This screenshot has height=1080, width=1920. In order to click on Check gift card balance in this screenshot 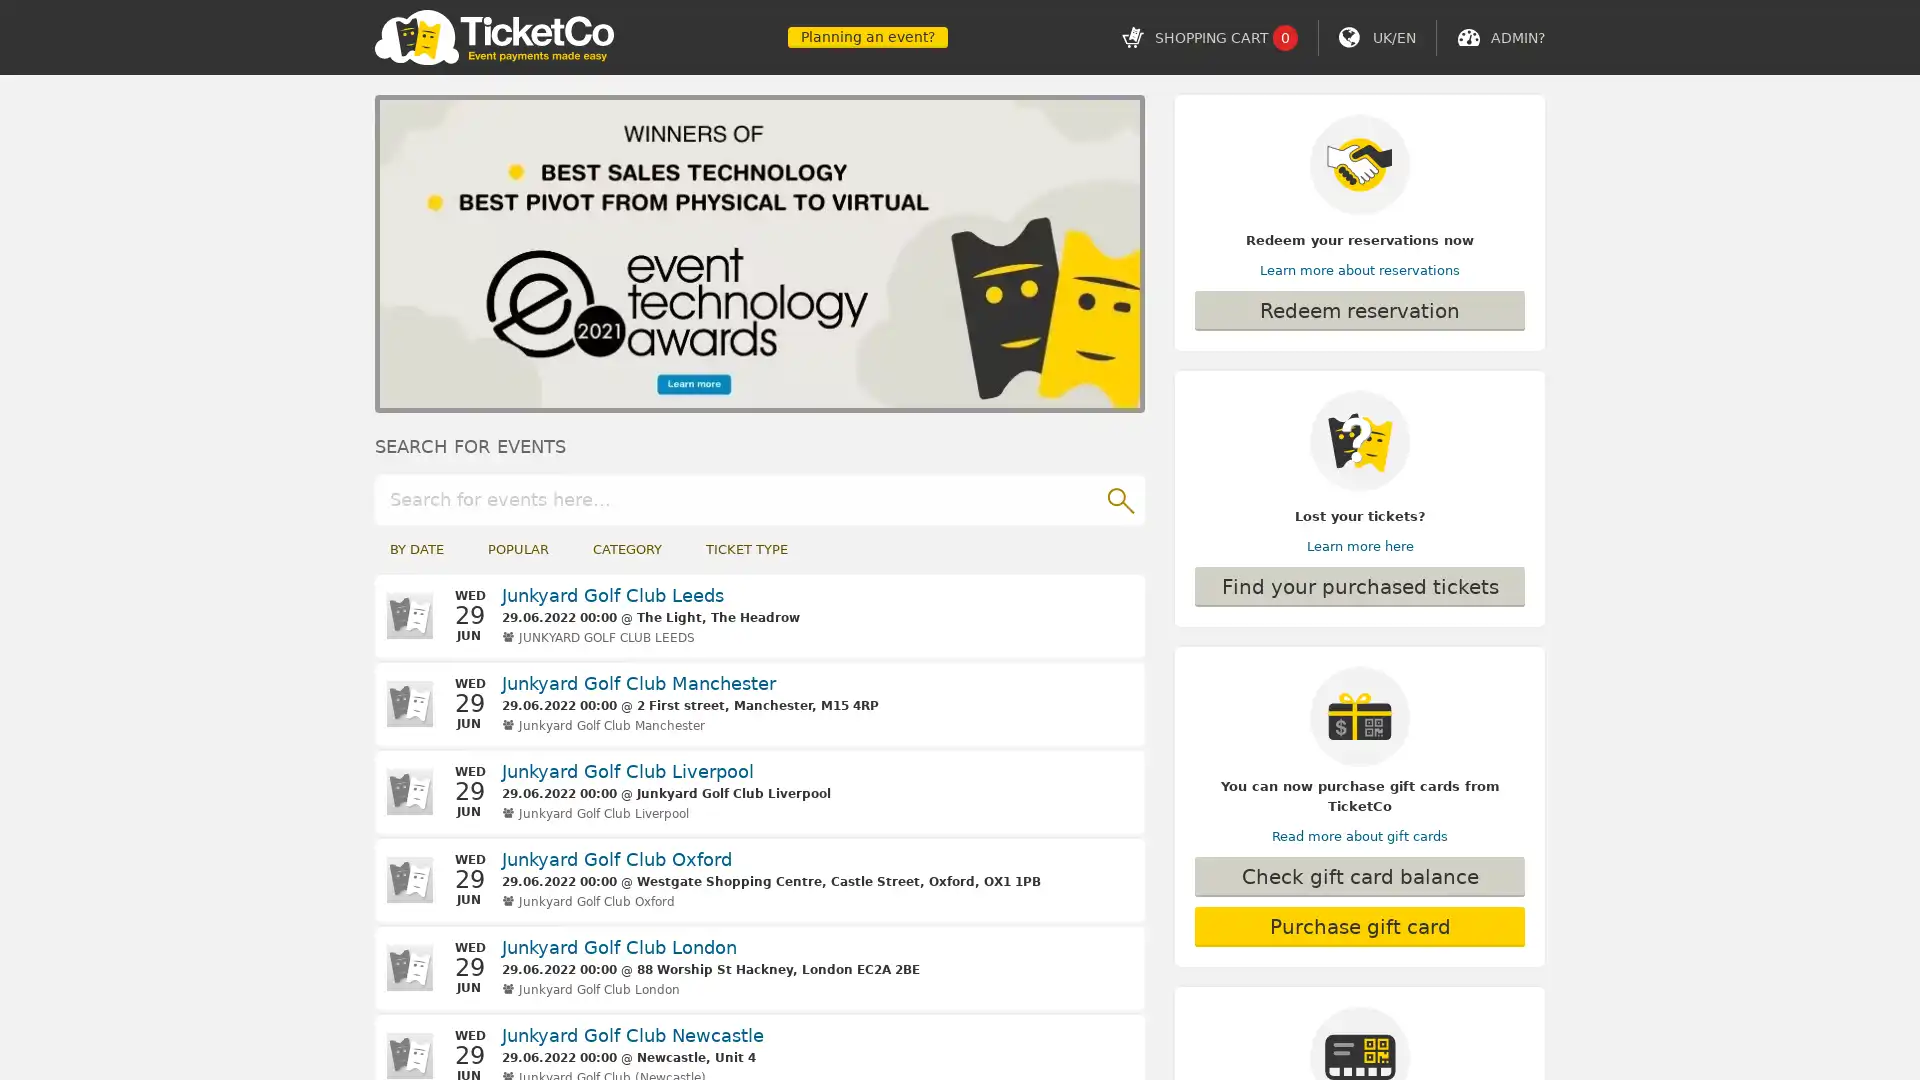, I will do `click(1359, 875)`.